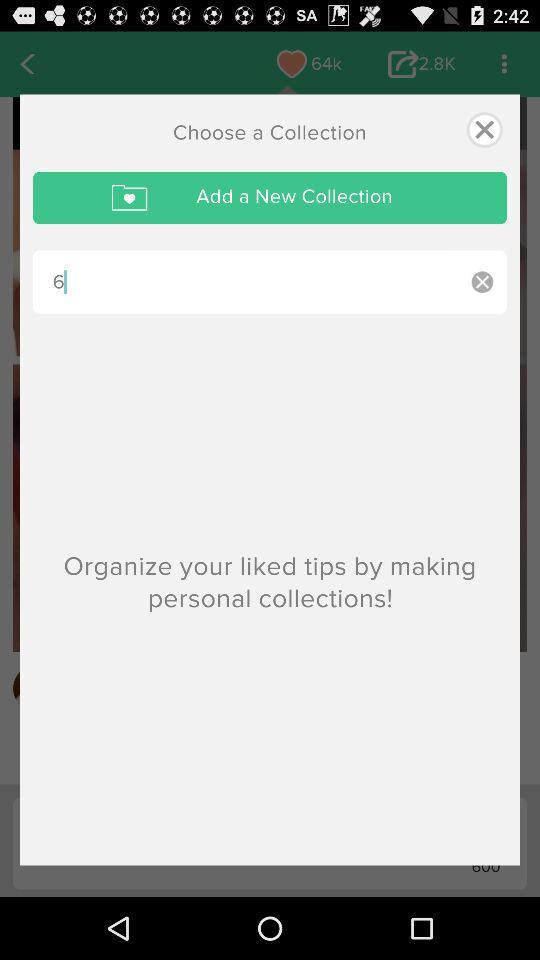  I want to click on the window, so click(483, 128).